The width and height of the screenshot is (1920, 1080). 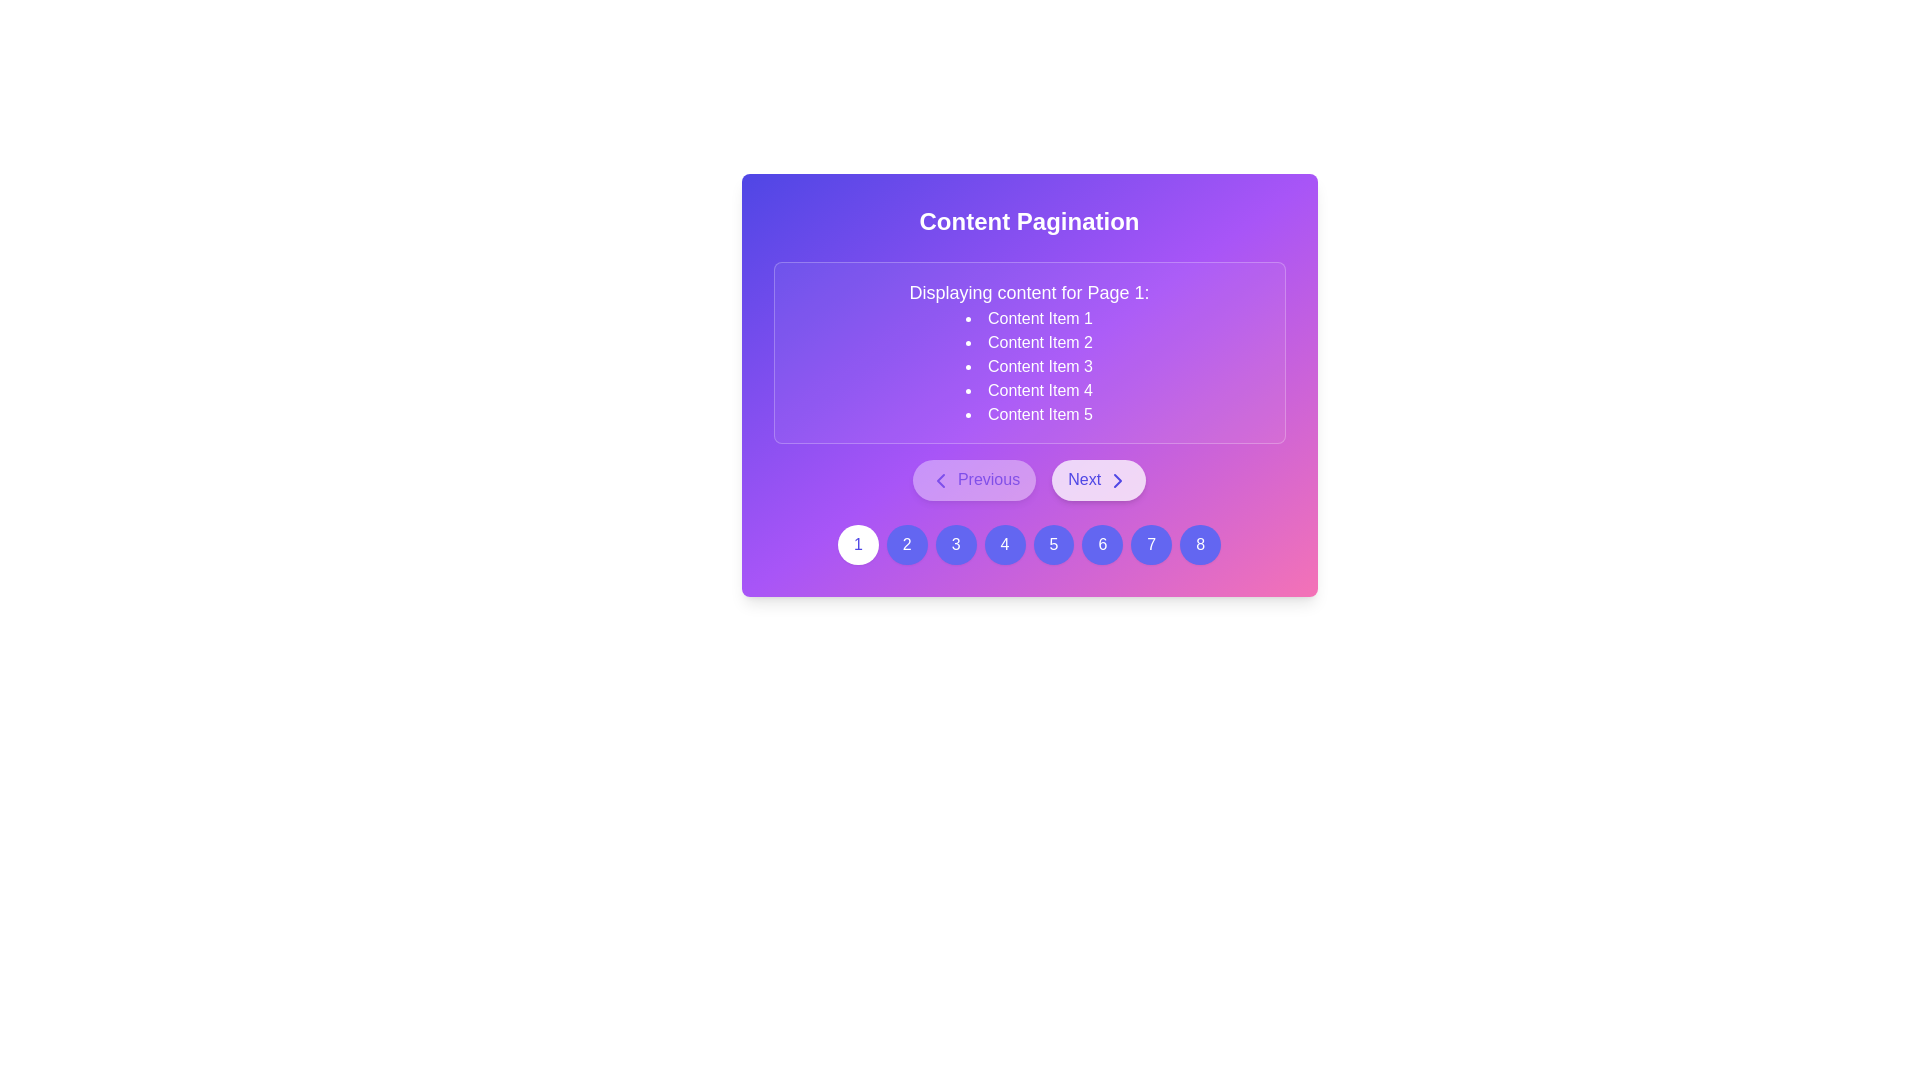 I want to click on the 'Next' button which contains a right-pointing chevron icon, so click(x=1116, y=480).